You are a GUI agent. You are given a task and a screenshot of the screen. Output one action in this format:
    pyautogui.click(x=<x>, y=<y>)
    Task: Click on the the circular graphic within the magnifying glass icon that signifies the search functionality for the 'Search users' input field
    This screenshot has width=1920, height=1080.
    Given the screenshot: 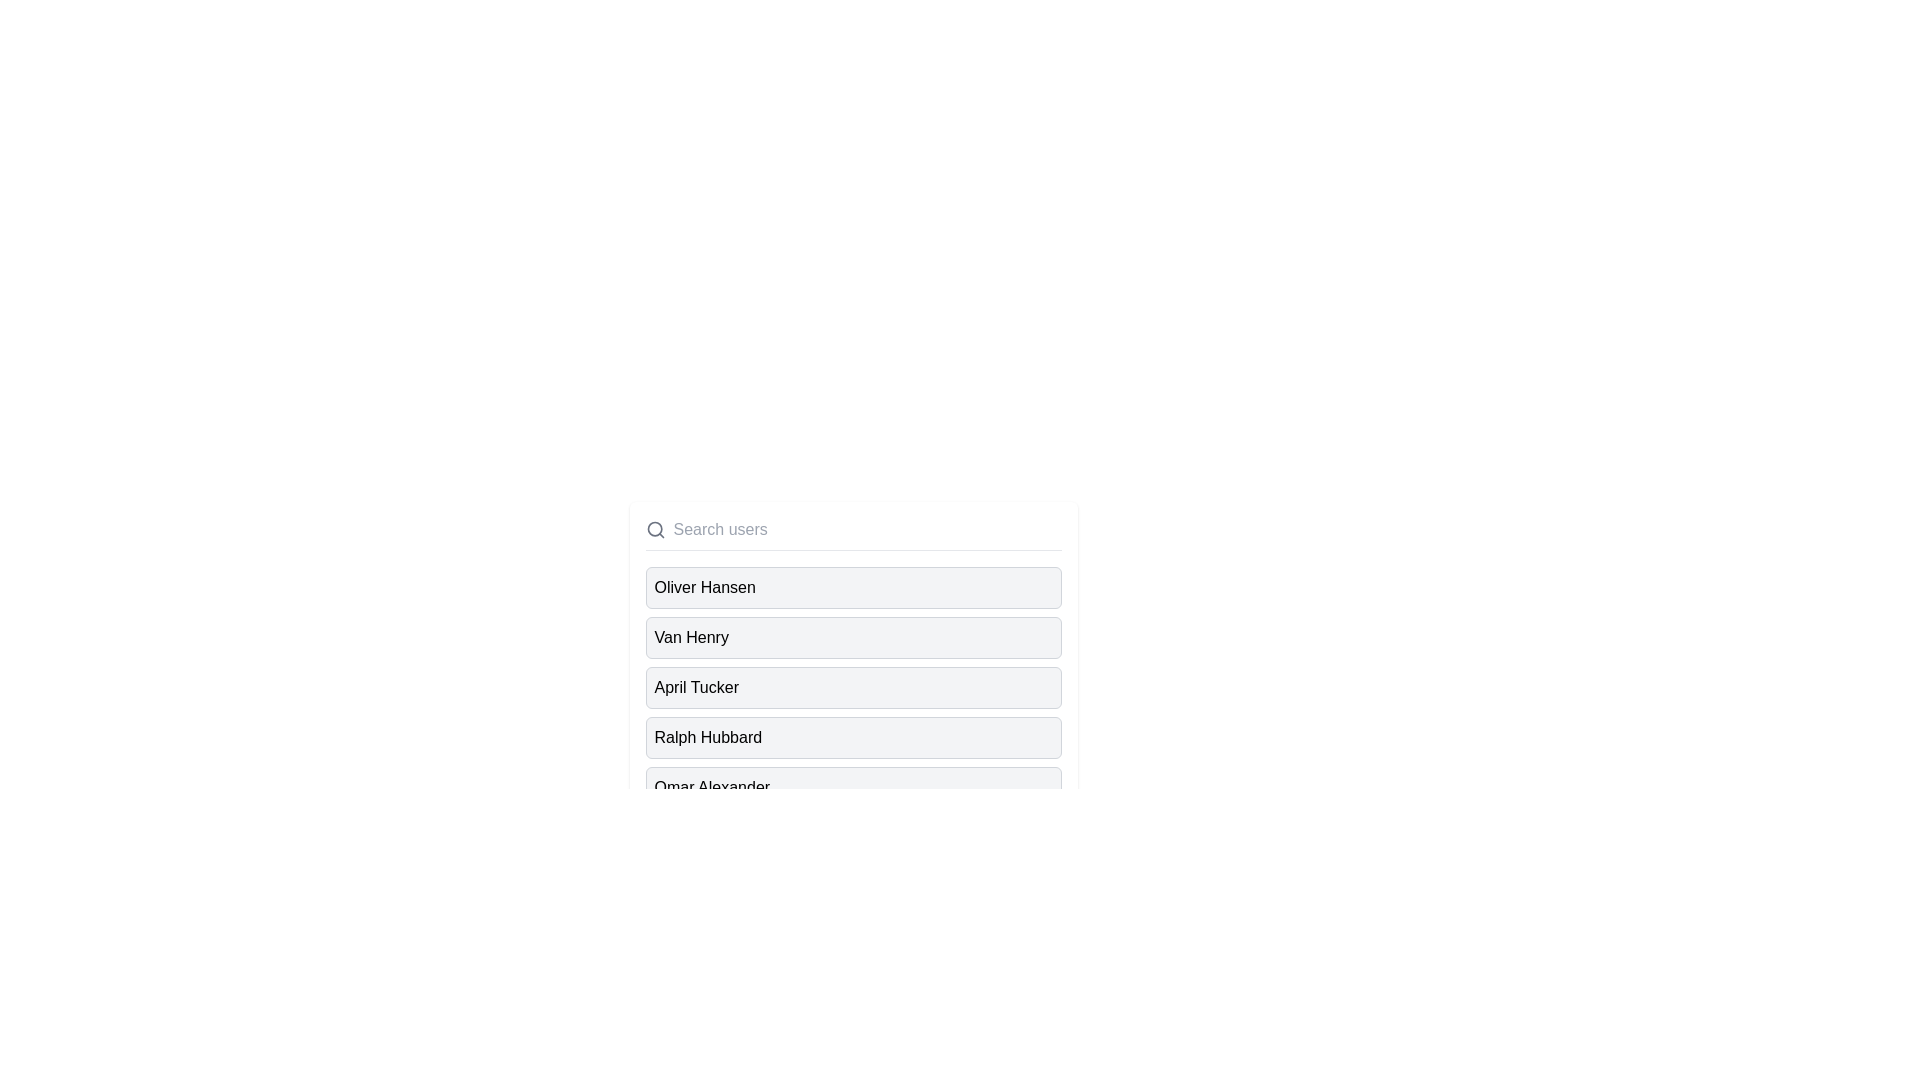 What is the action you would take?
    pyautogui.click(x=654, y=528)
    